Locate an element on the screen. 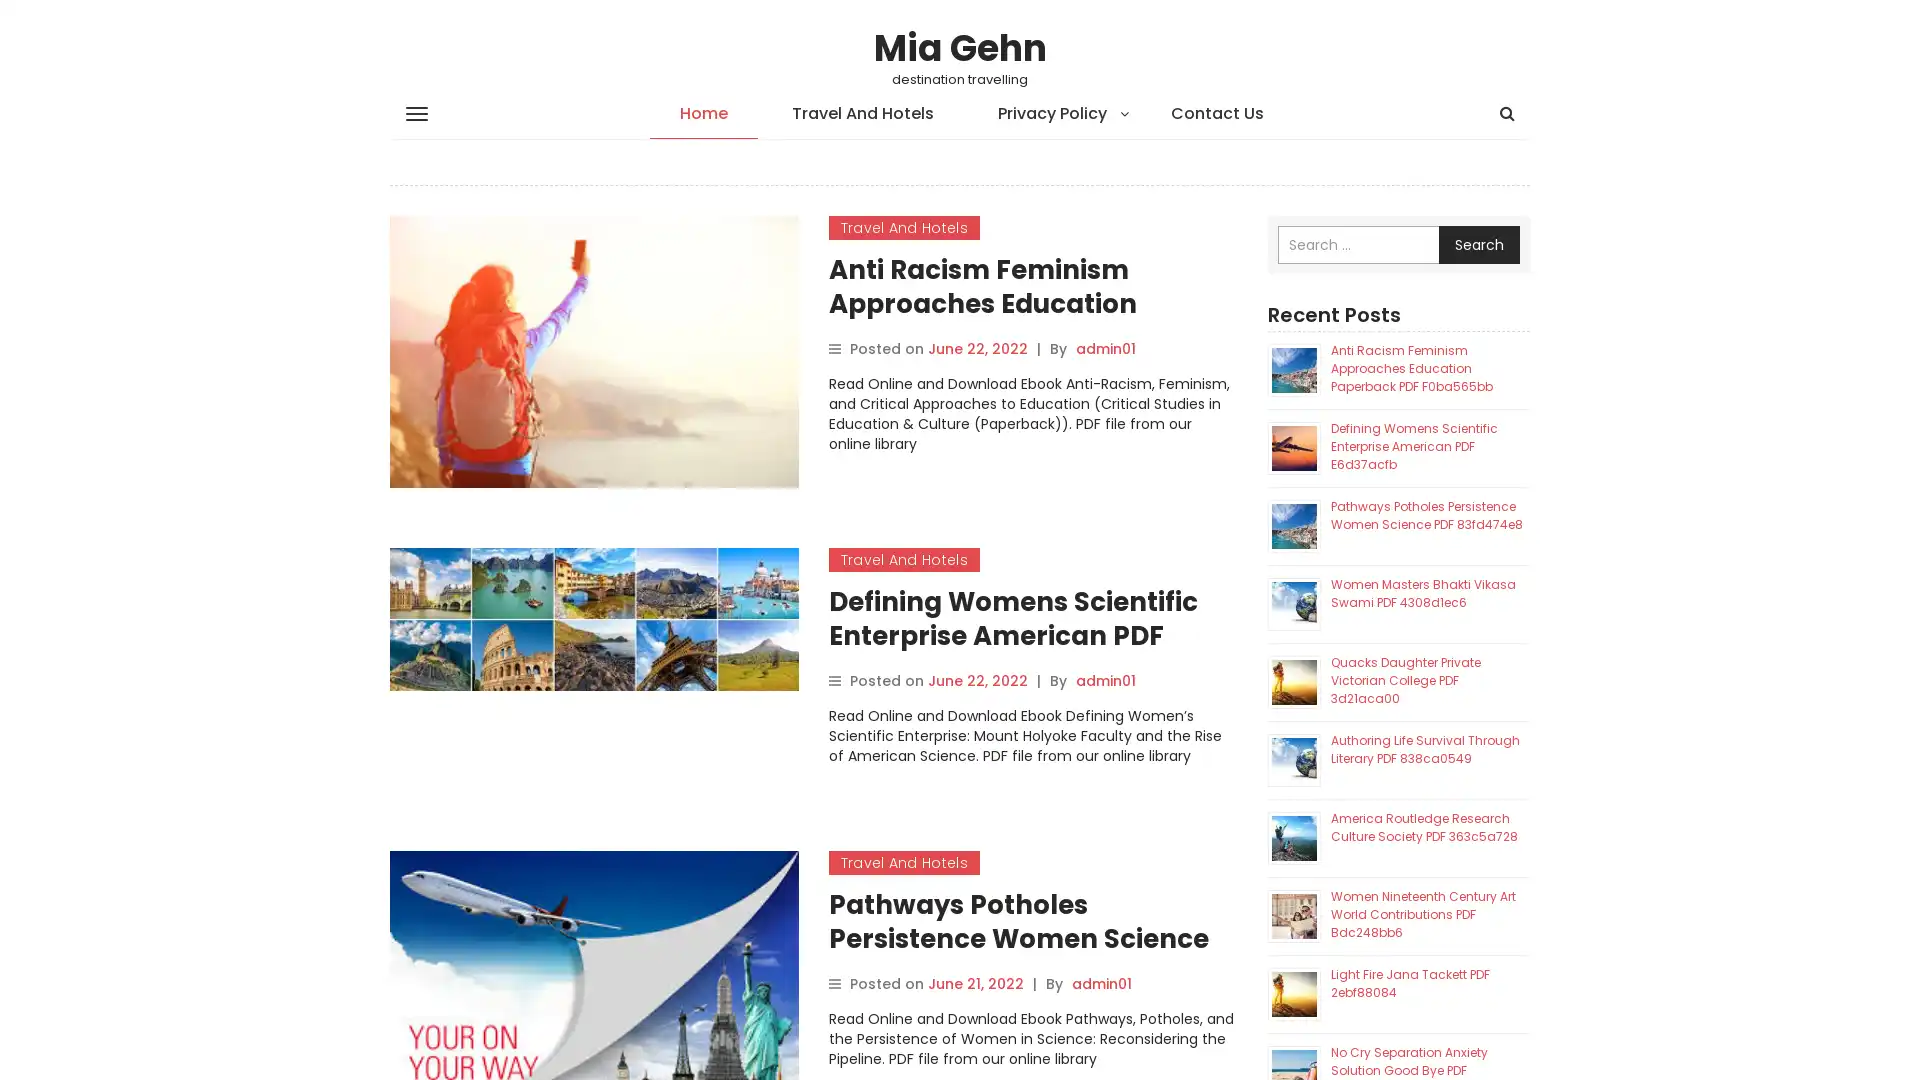  Search is located at coordinates (1479, 244).